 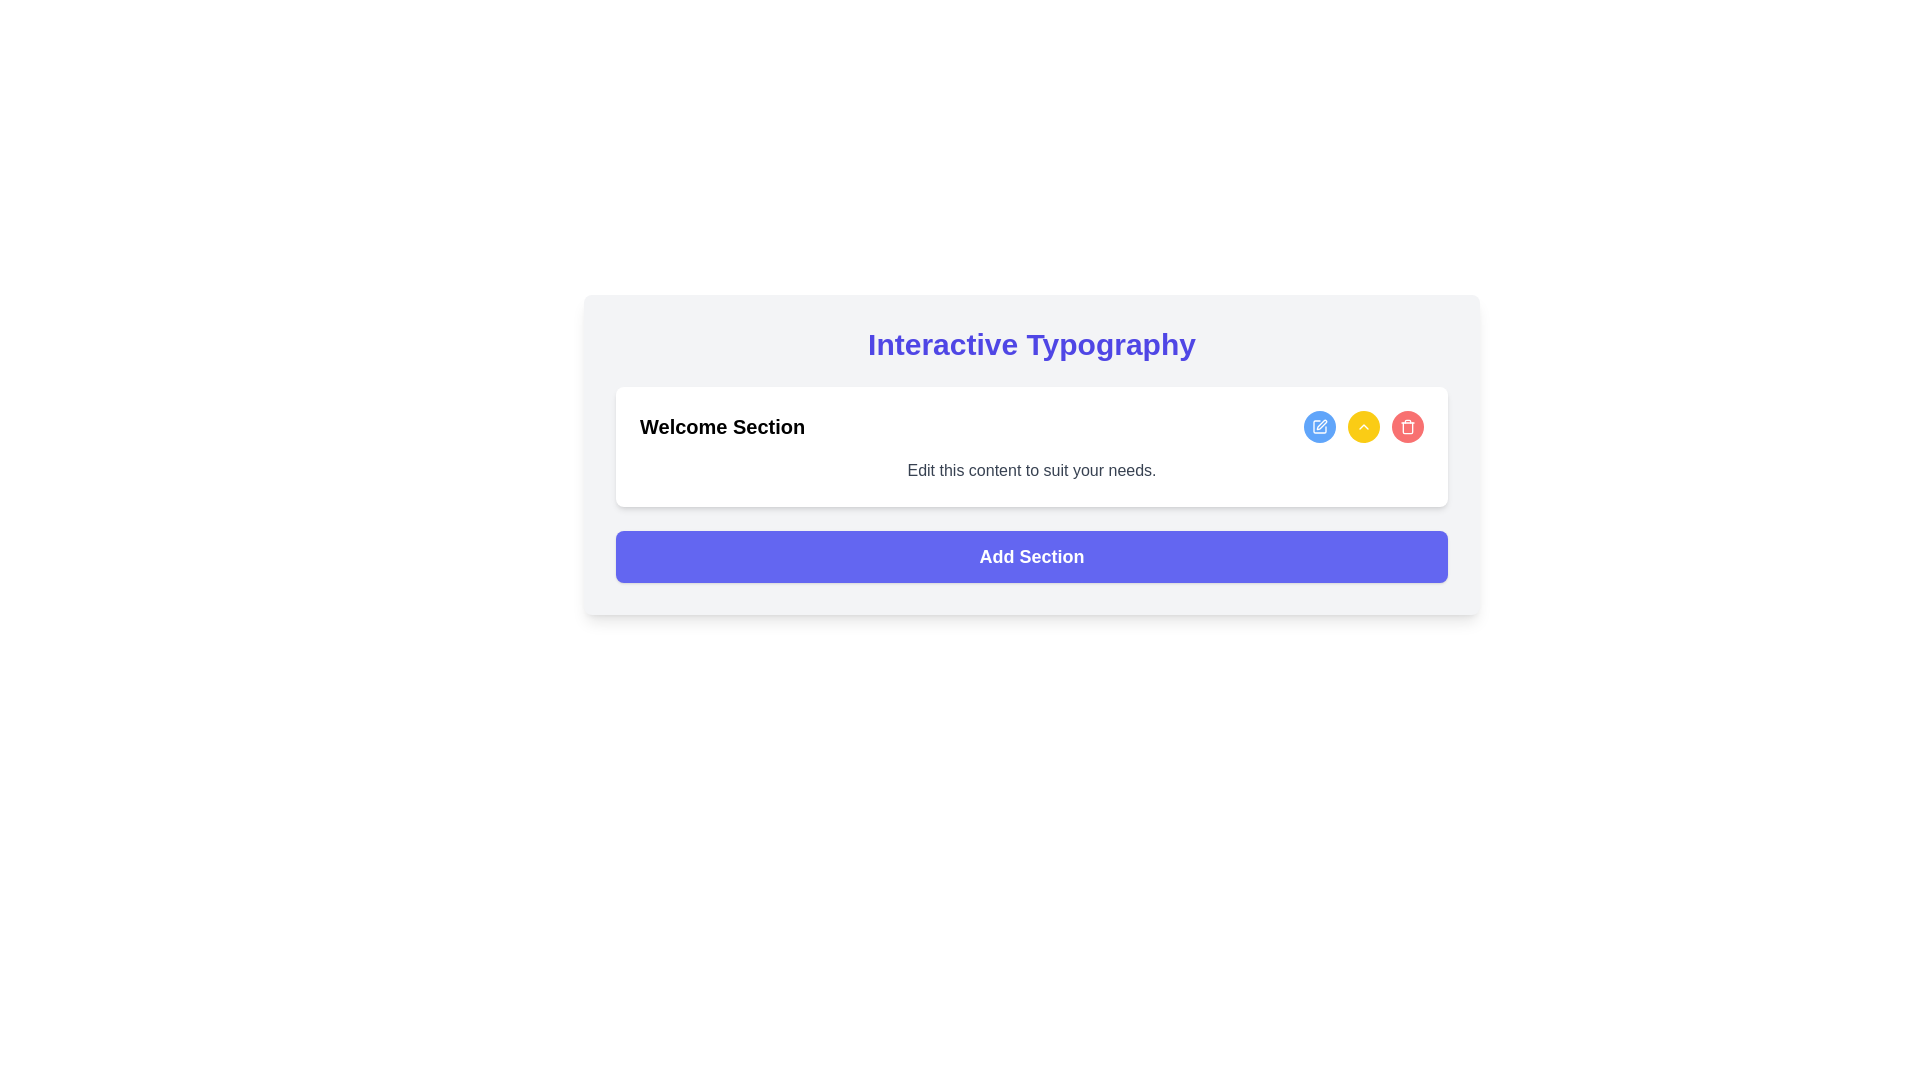 I want to click on the circular yellow button with a white upward arrow icon located in the 'Welcome Section' area, so click(x=1362, y=426).